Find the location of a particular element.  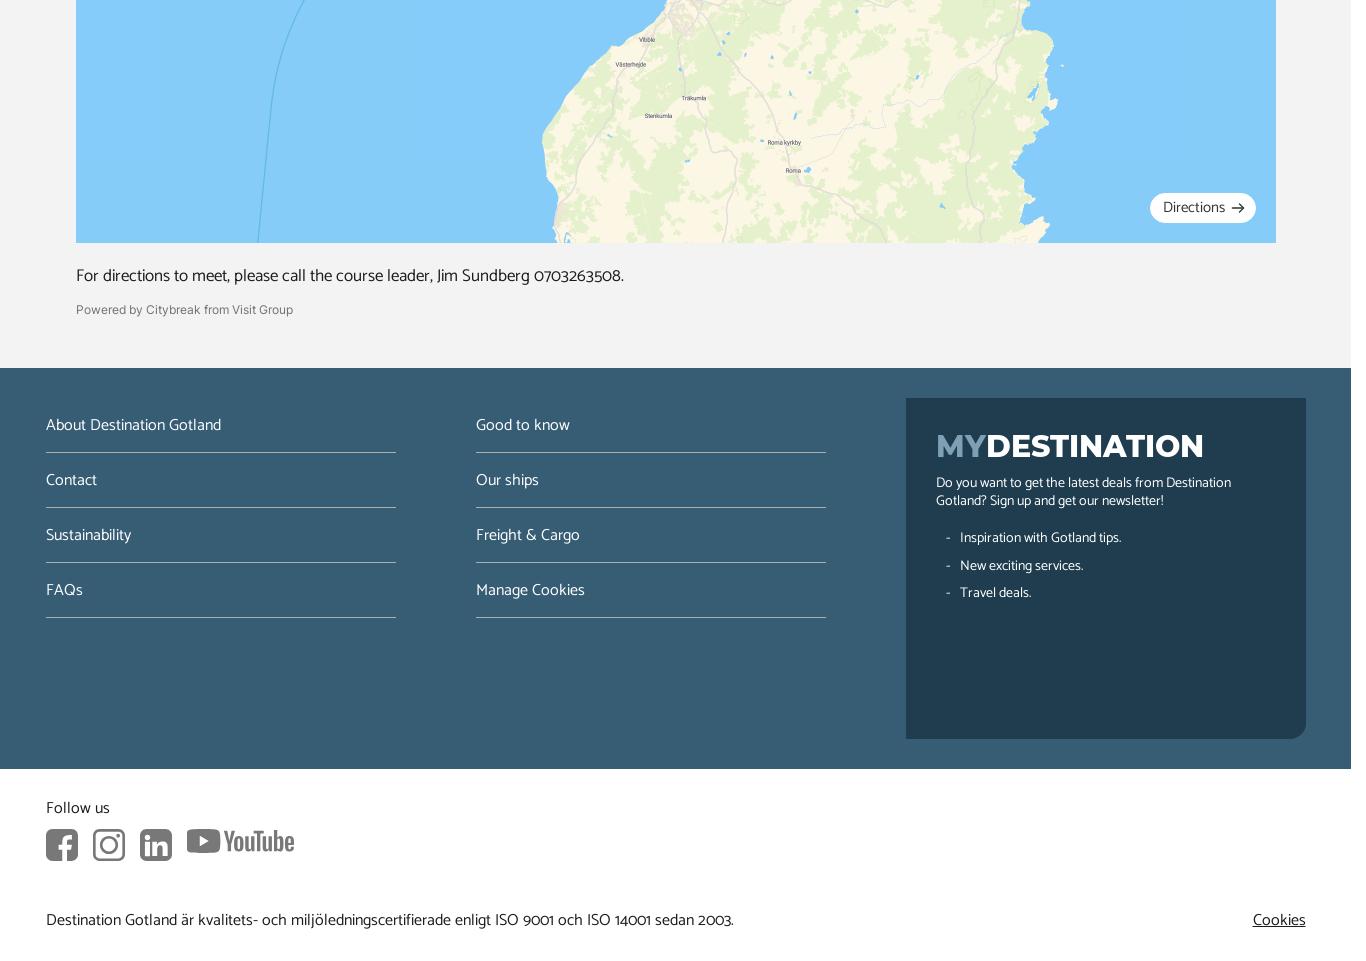

'Our ships' is located at coordinates (506, 478).